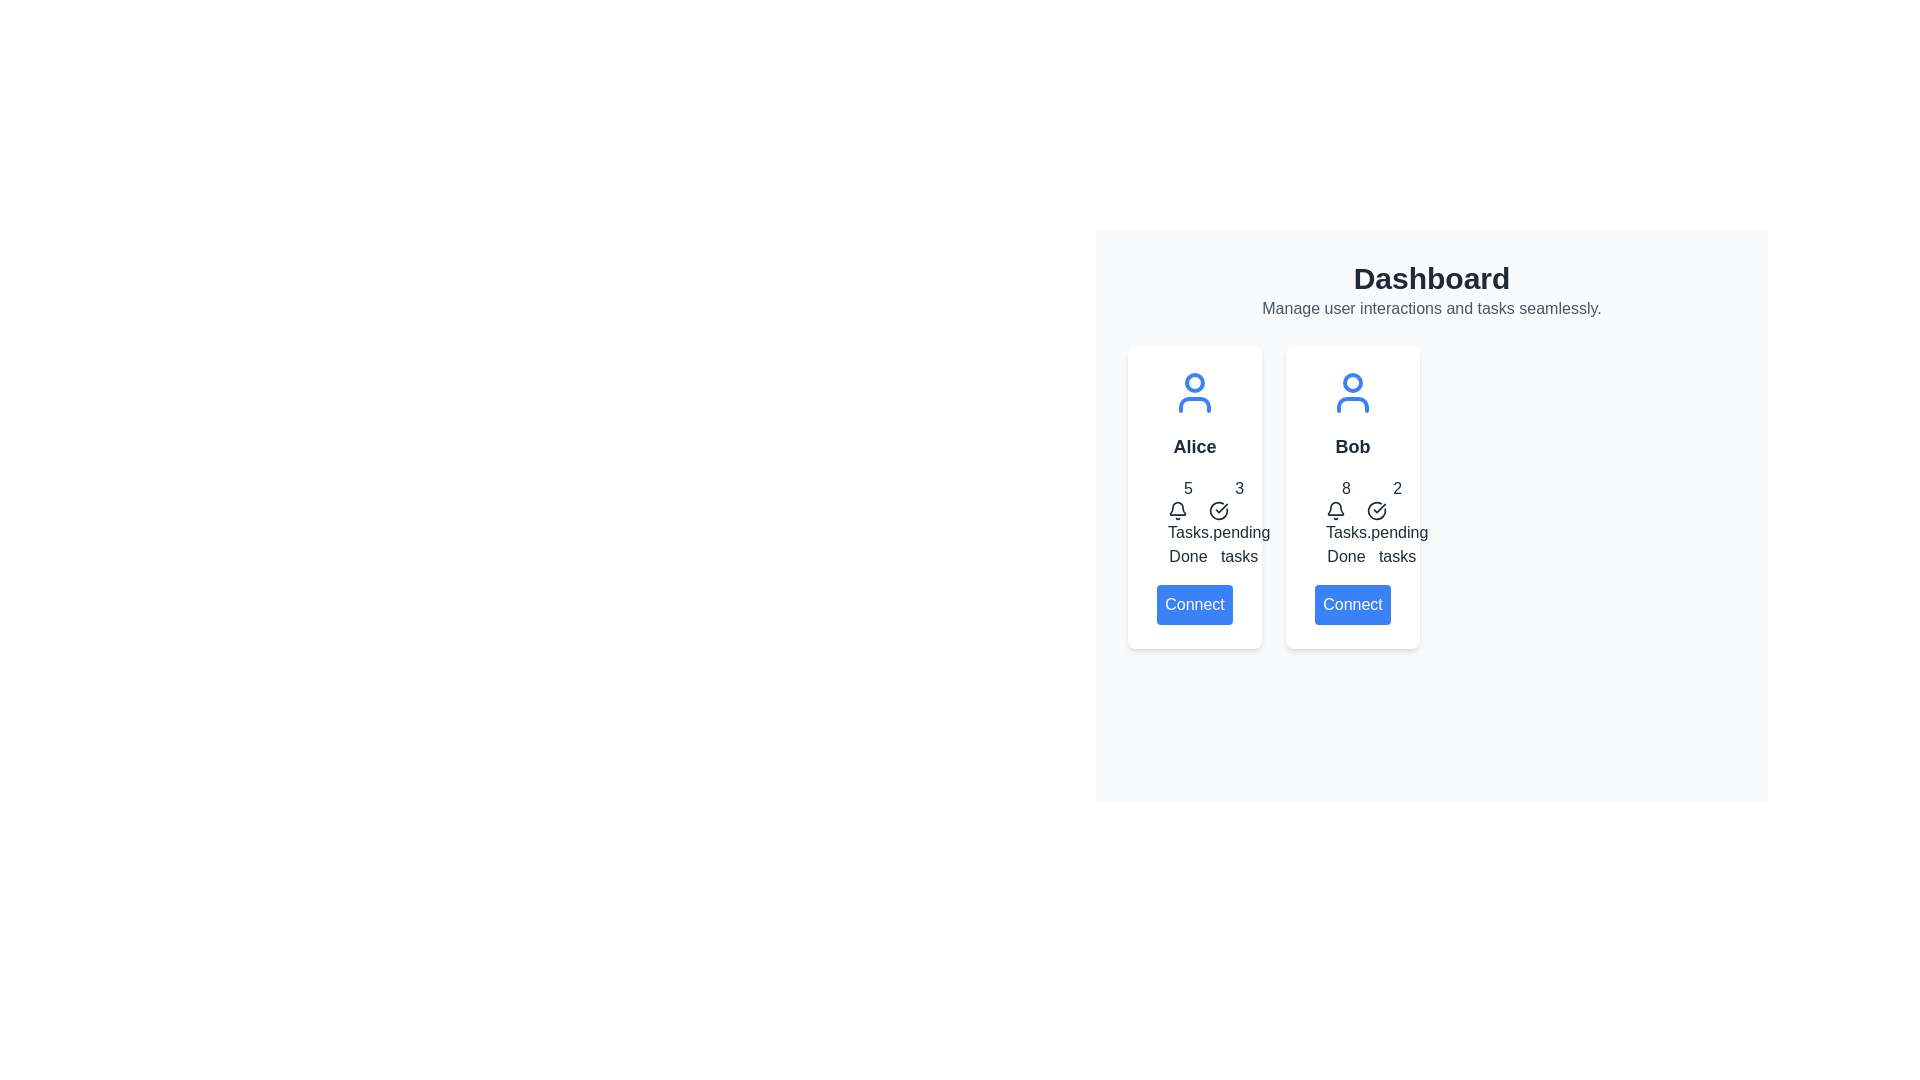 The image size is (1920, 1080). Describe the element at coordinates (1353, 393) in the screenshot. I see `the user icon silhouette with a blue outline, located at the top-center of the card labeled 'Bob' in the dashboard layout` at that location.